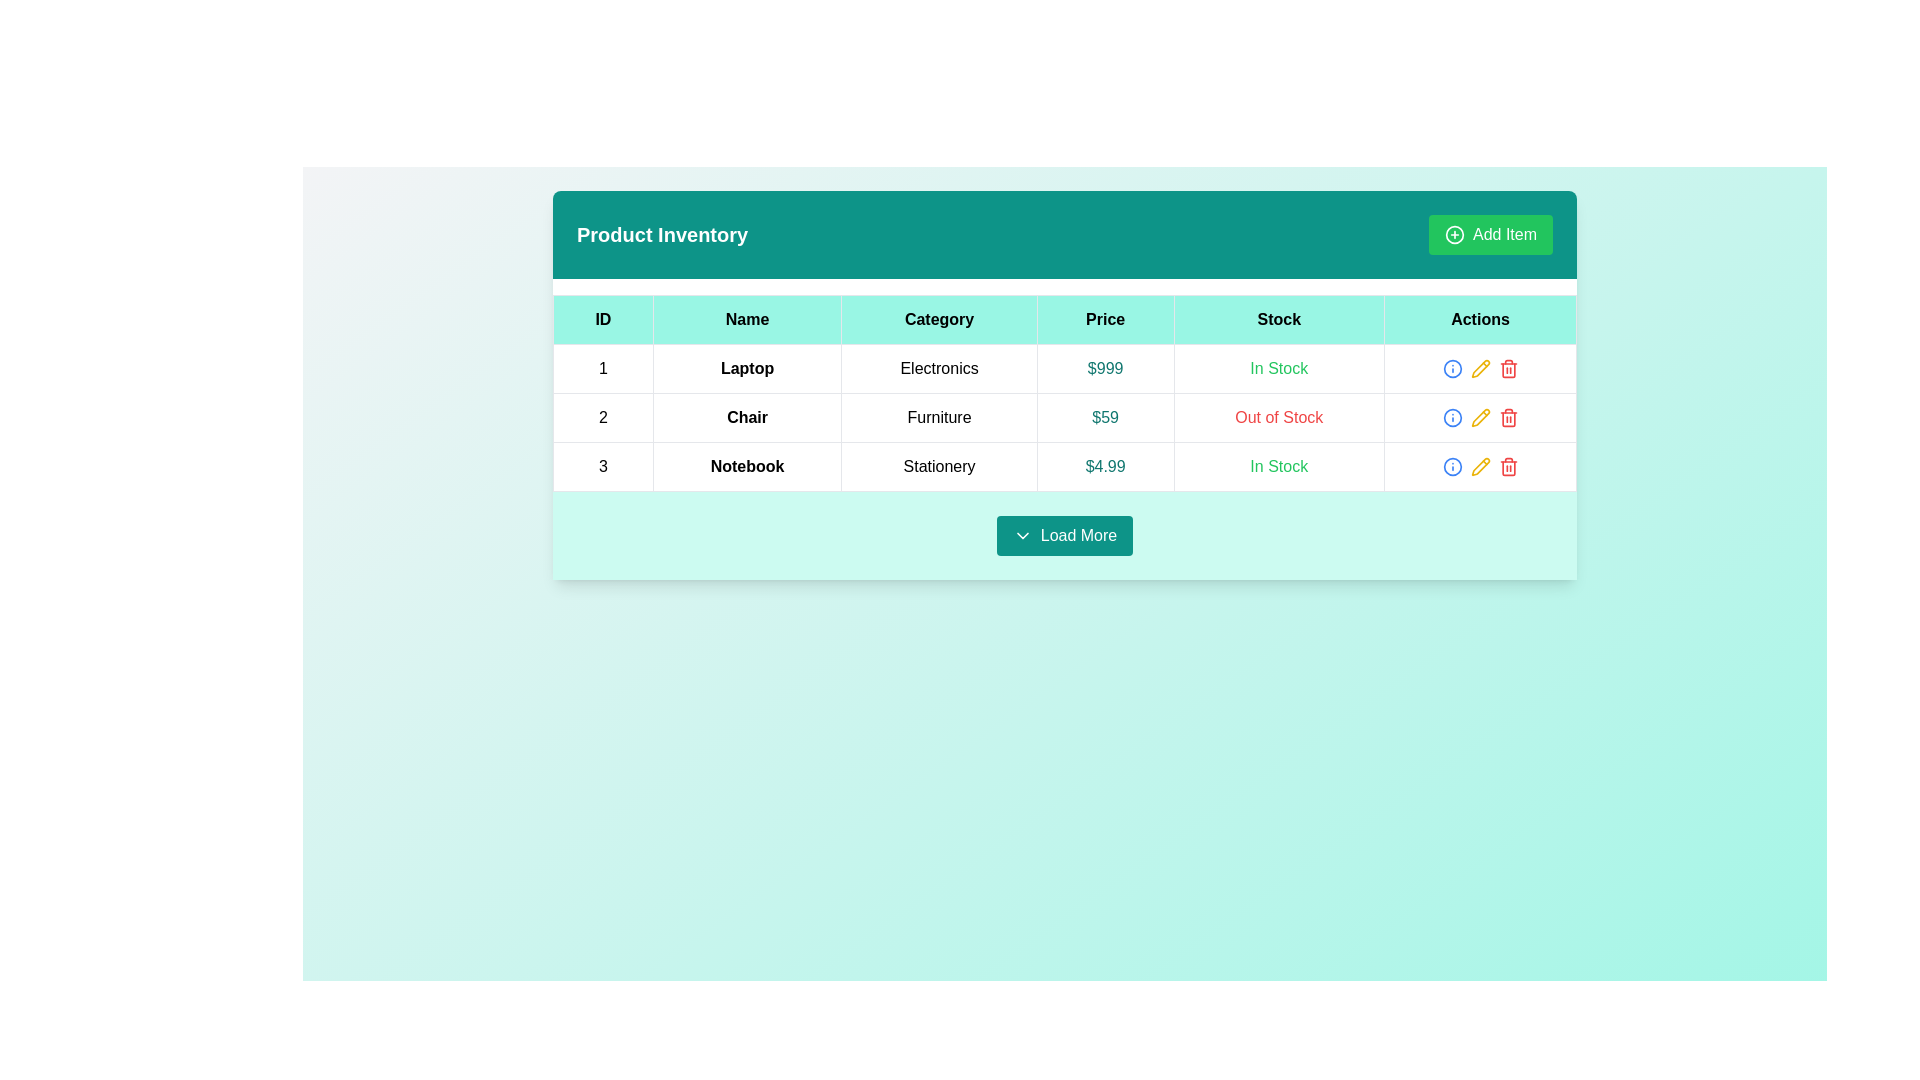 The image size is (1920, 1080). What do you see at coordinates (602, 466) in the screenshot?
I see `the table cell containing the number '3'` at bounding box center [602, 466].